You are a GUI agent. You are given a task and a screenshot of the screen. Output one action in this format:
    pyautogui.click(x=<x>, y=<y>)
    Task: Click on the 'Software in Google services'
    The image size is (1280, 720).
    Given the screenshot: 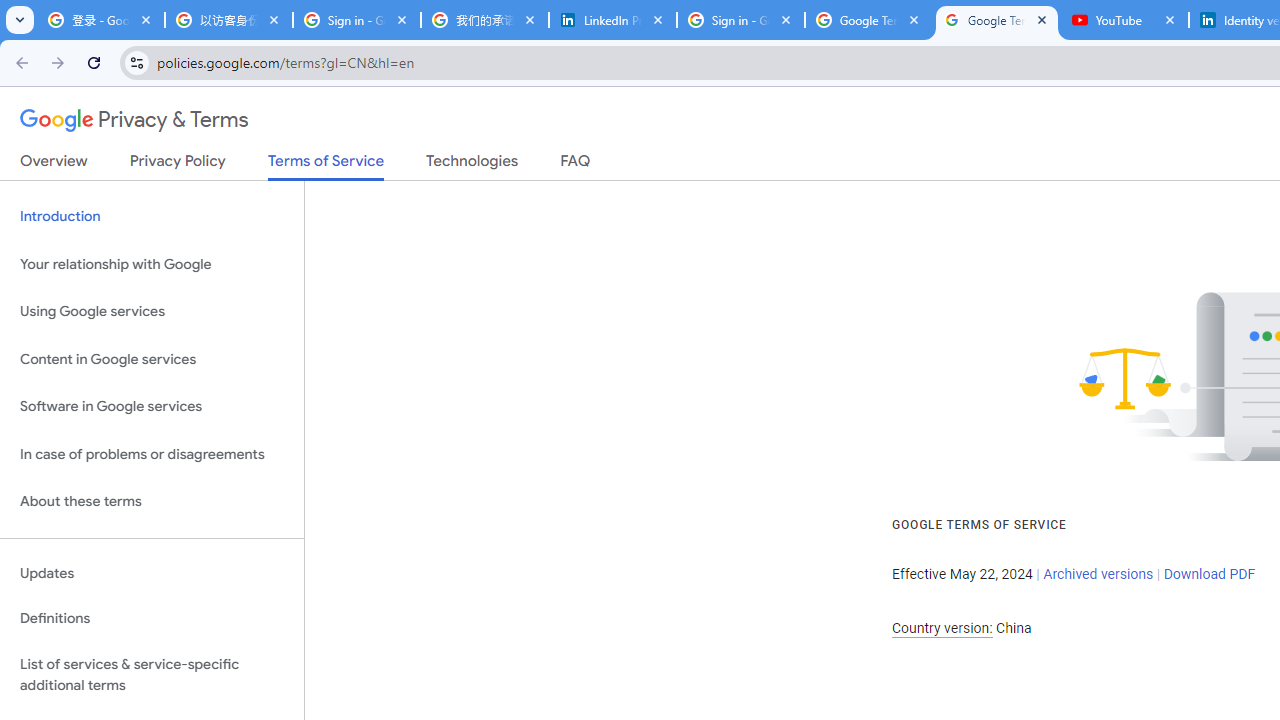 What is the action you would take?
    pyautogui.click(x=151, y=406)
    